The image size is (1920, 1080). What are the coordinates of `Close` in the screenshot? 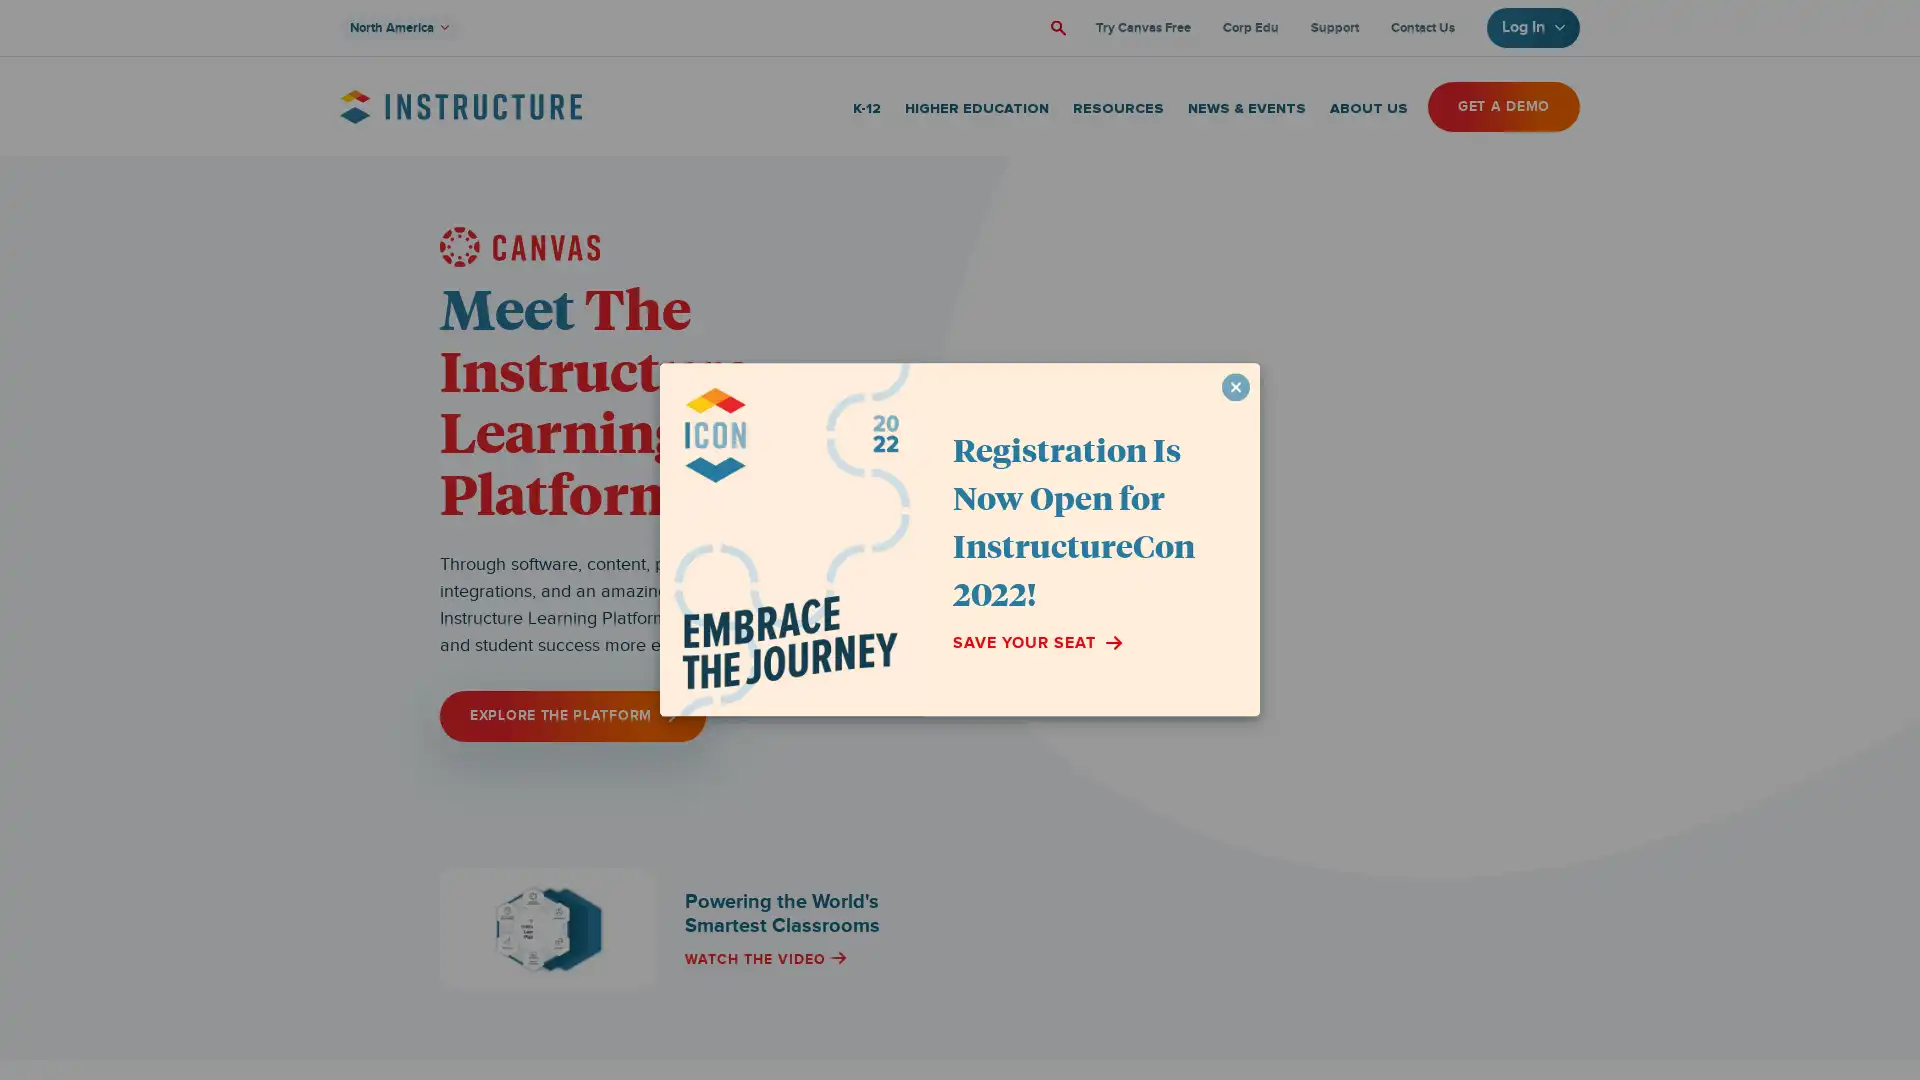 It's located at (365, 818).